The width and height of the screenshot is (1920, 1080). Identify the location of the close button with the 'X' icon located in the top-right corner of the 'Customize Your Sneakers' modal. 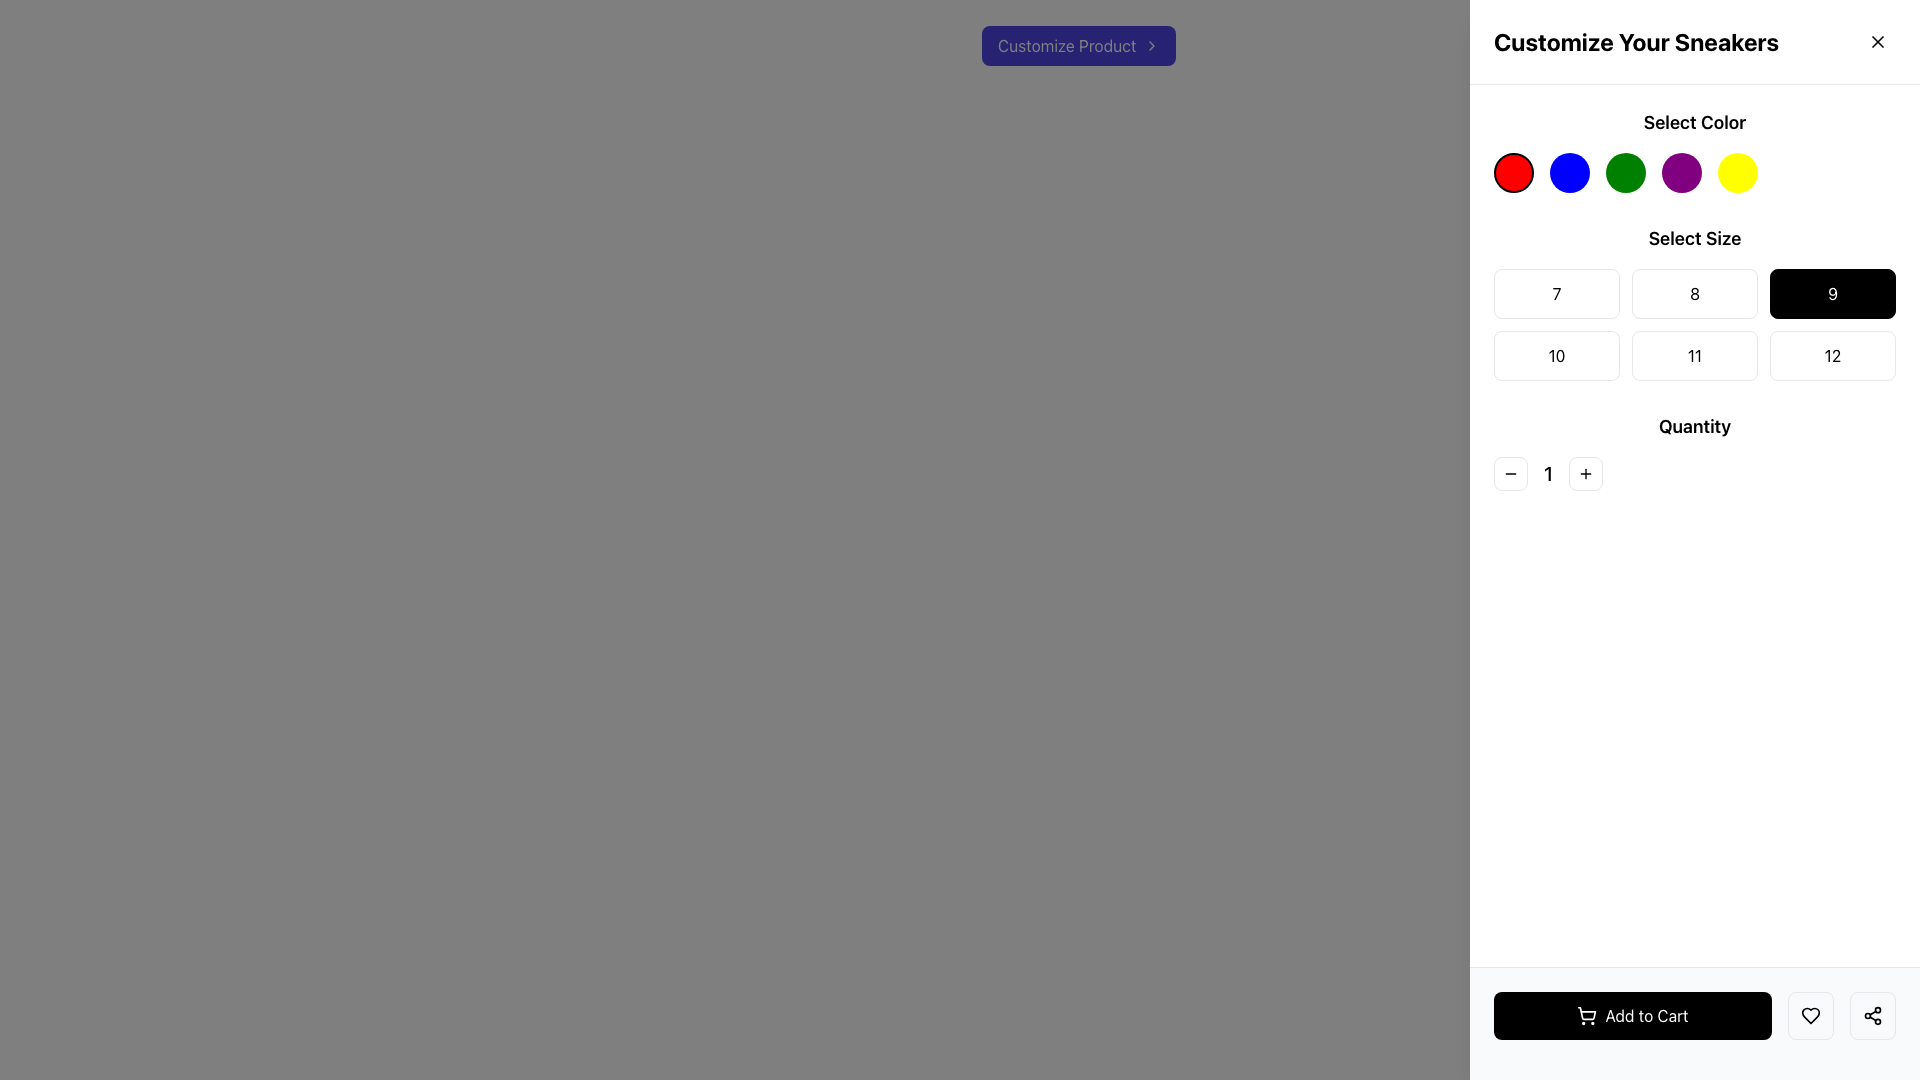
(1876, 42).